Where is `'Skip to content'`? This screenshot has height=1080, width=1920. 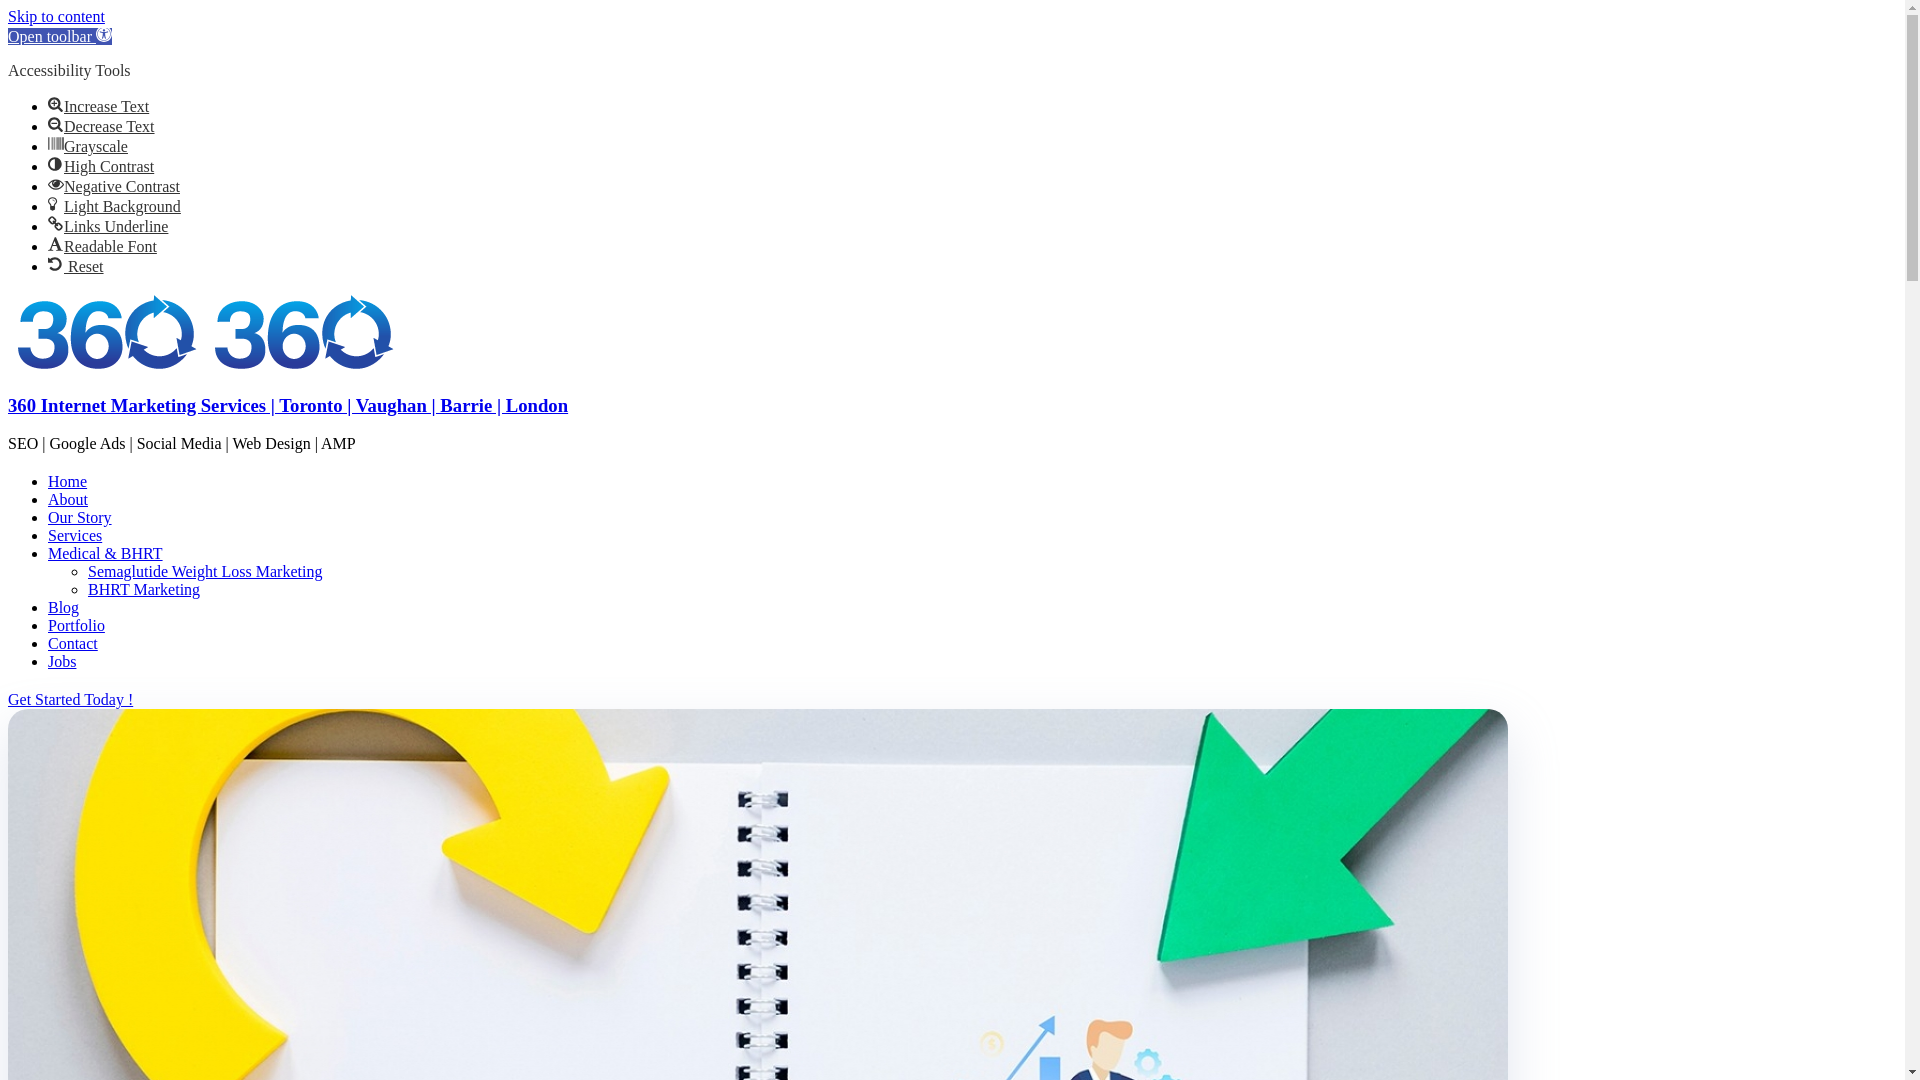 'Skip to content' is located at coordinates (56, 16).